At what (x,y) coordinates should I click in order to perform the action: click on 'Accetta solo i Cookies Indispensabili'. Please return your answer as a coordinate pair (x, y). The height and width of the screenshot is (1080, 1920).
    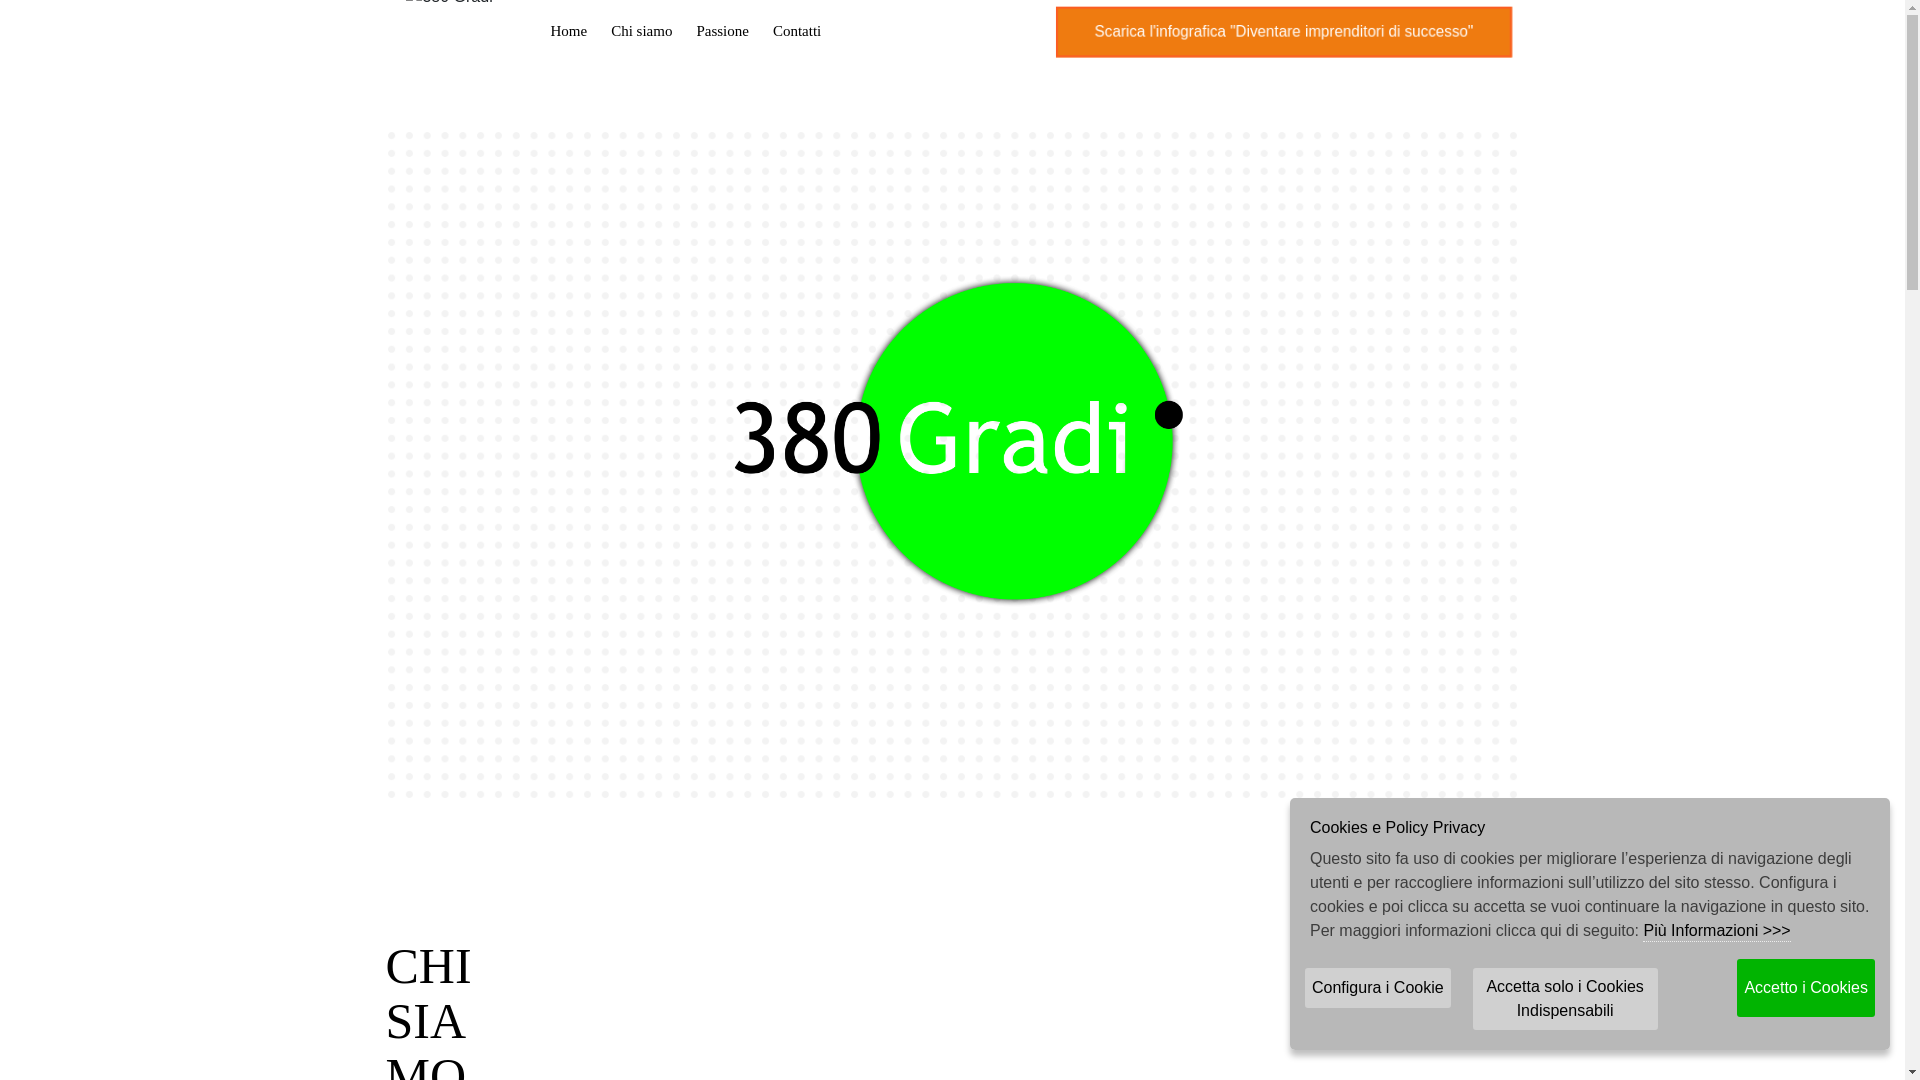
    Looking at the image, I should click on (1564, 999).